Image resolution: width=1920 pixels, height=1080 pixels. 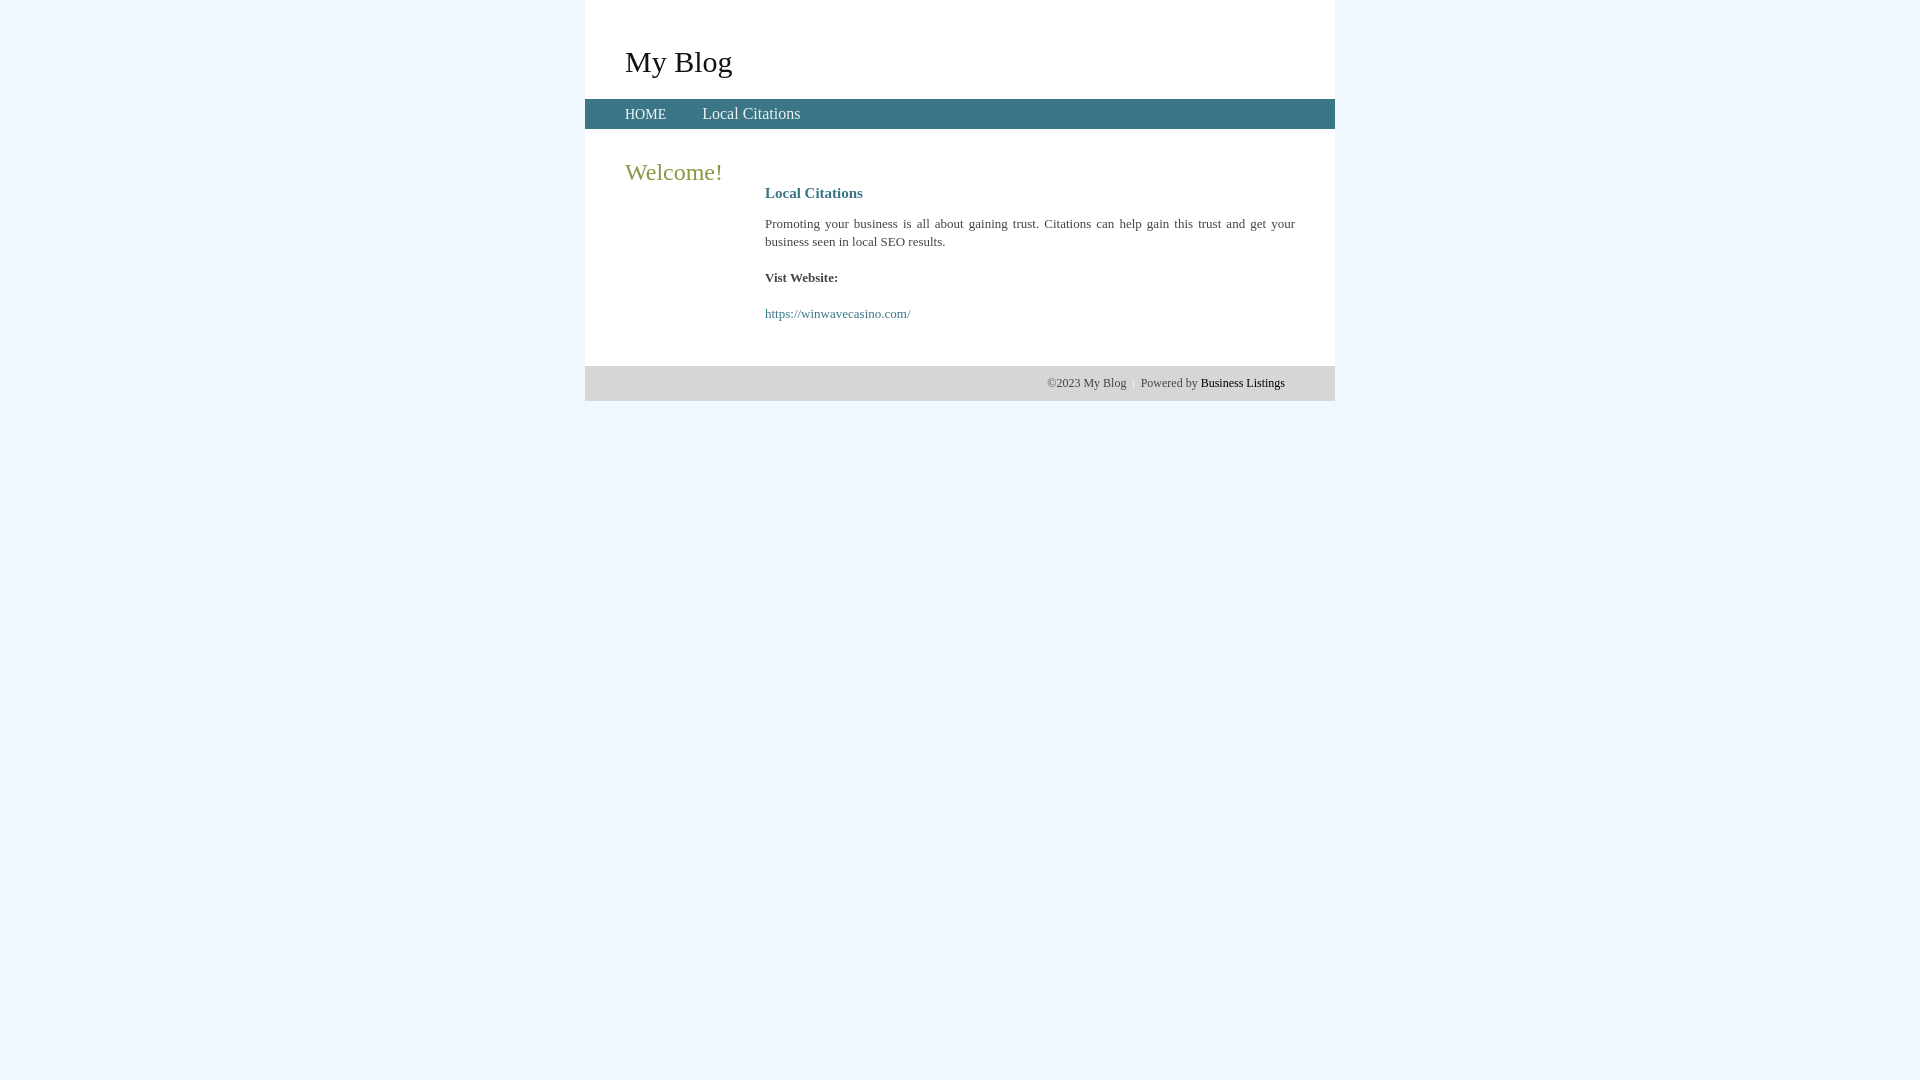 What do you see at coordinates (645, 114) in the screenshot?
I see `'HOME'` at bounding box center [645, 114].